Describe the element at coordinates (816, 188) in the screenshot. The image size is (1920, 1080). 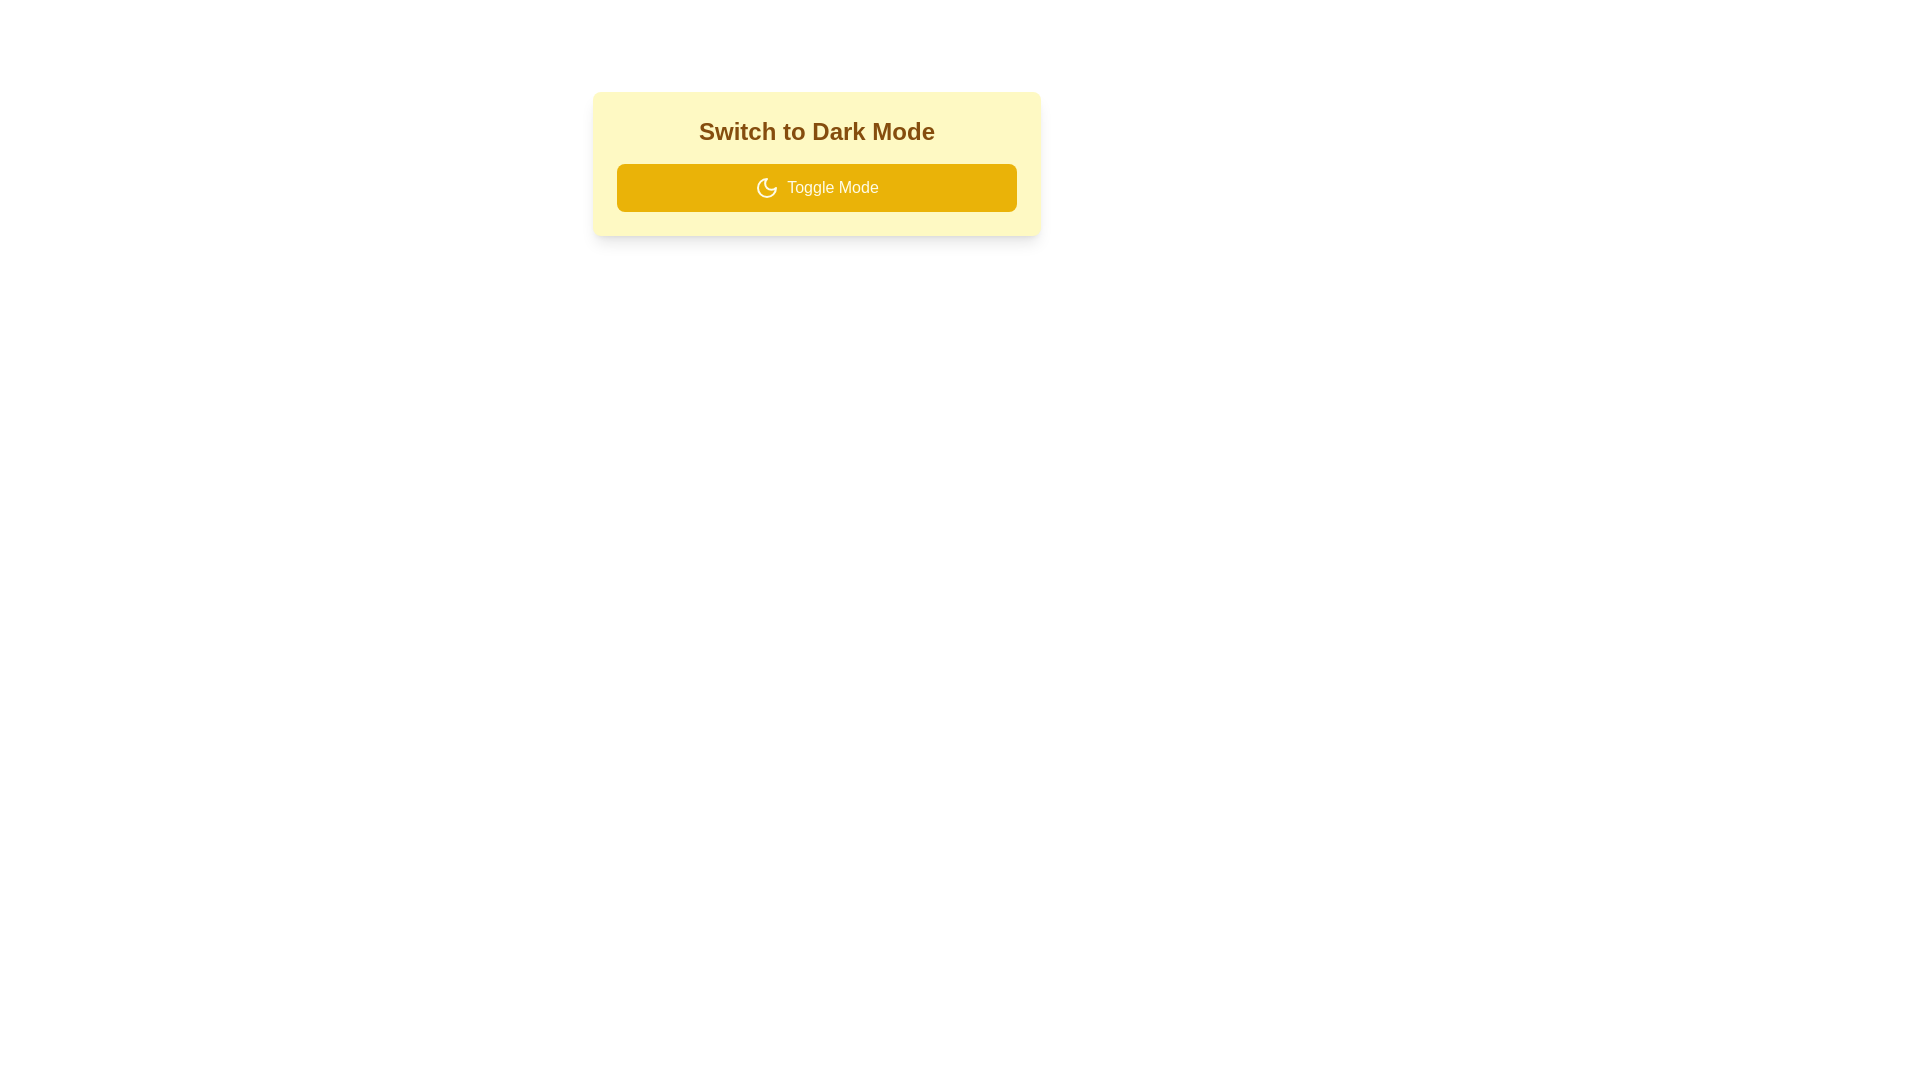
I see `'Toggle Mode' button to switch the mode` at that location.